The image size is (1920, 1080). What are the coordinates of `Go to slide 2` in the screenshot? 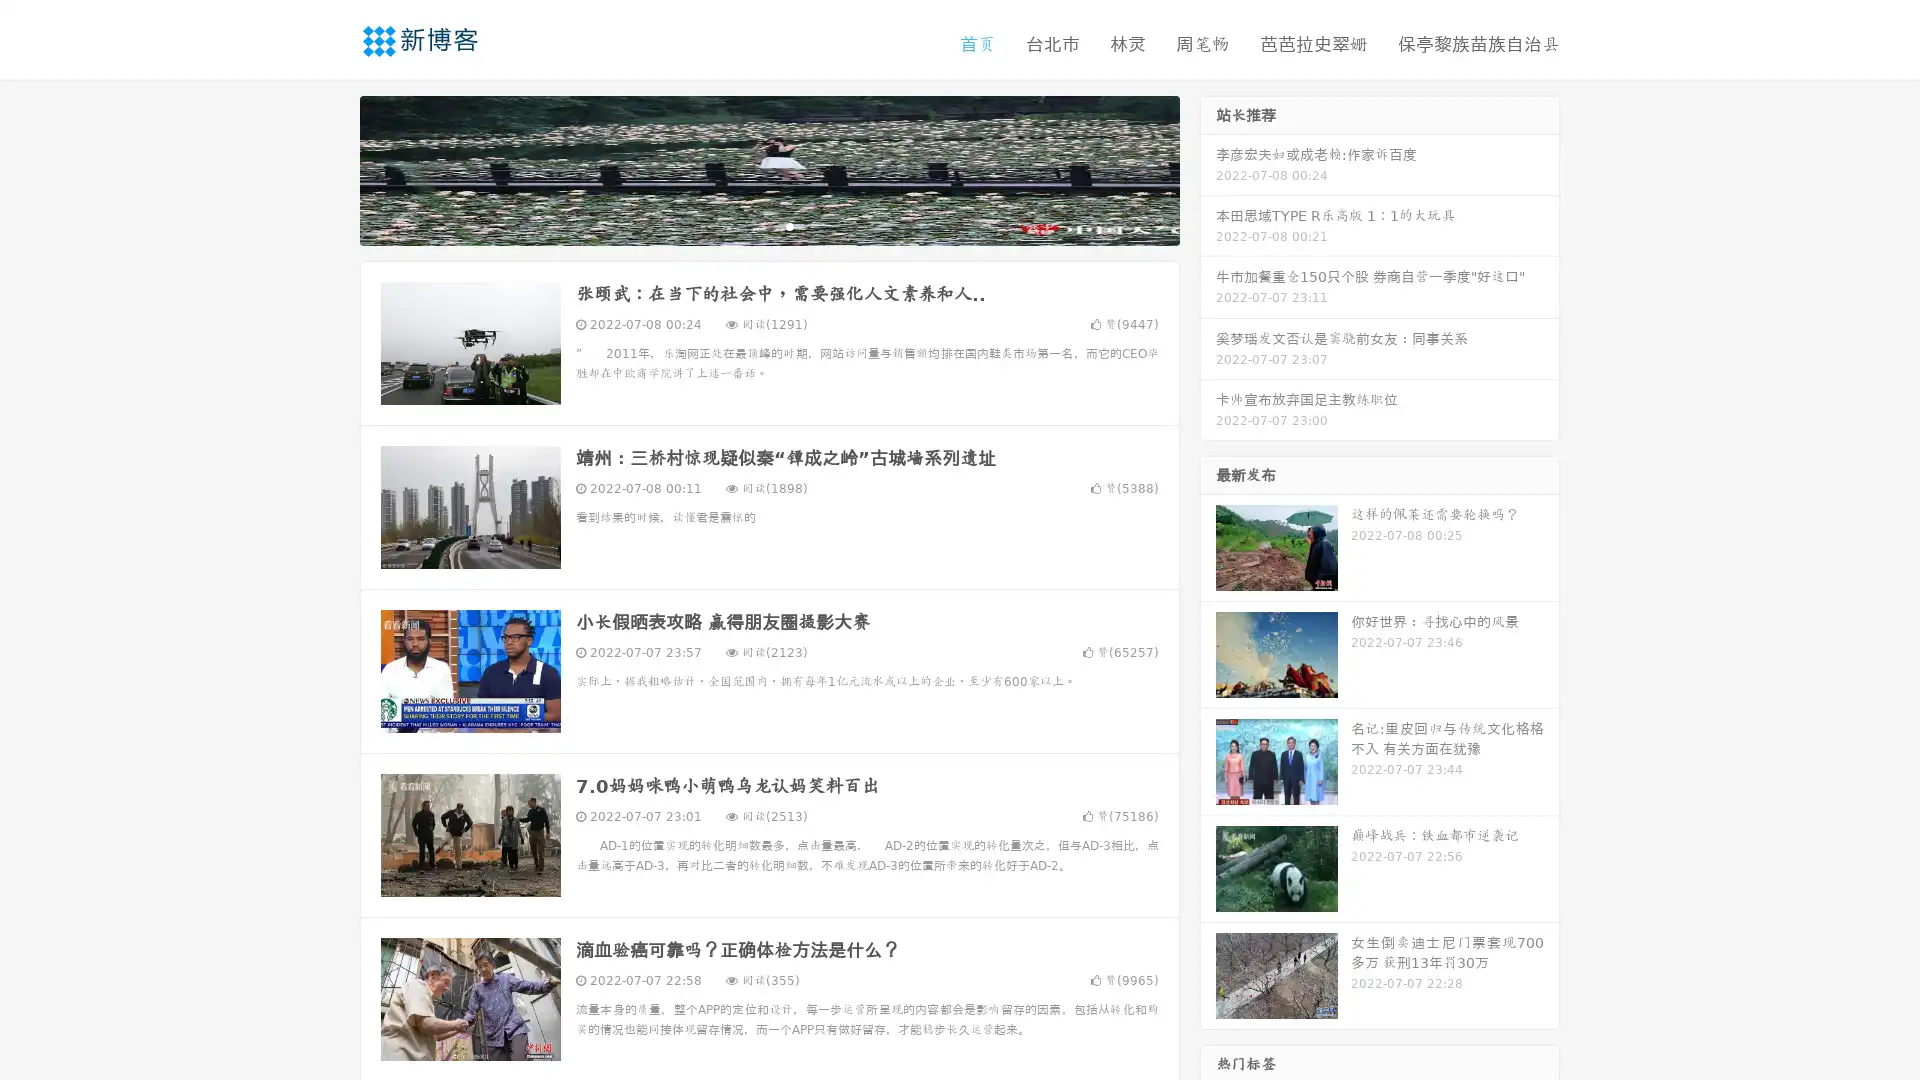 It's located at (768, 225).